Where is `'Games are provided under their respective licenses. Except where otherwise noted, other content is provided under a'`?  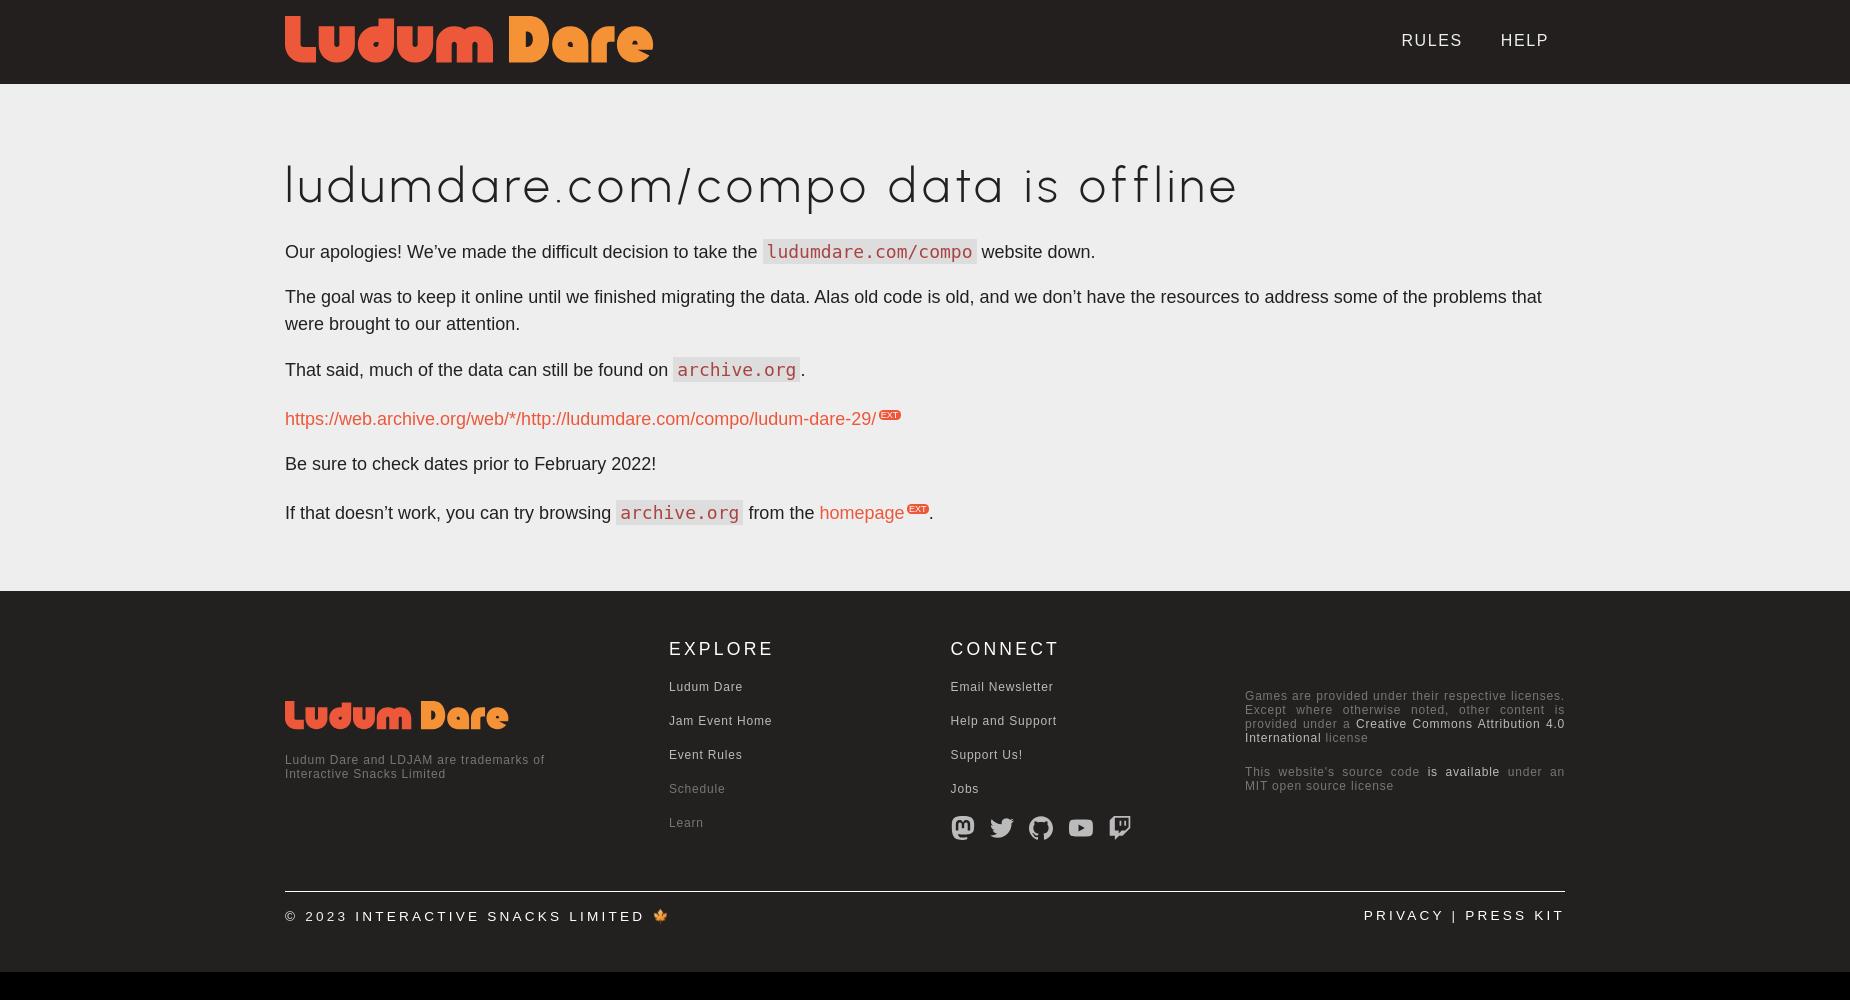 'Games are provided under their respective licenses. Except where otherwise noted, other content is provided under a' is located at coordinates (1405, 709).